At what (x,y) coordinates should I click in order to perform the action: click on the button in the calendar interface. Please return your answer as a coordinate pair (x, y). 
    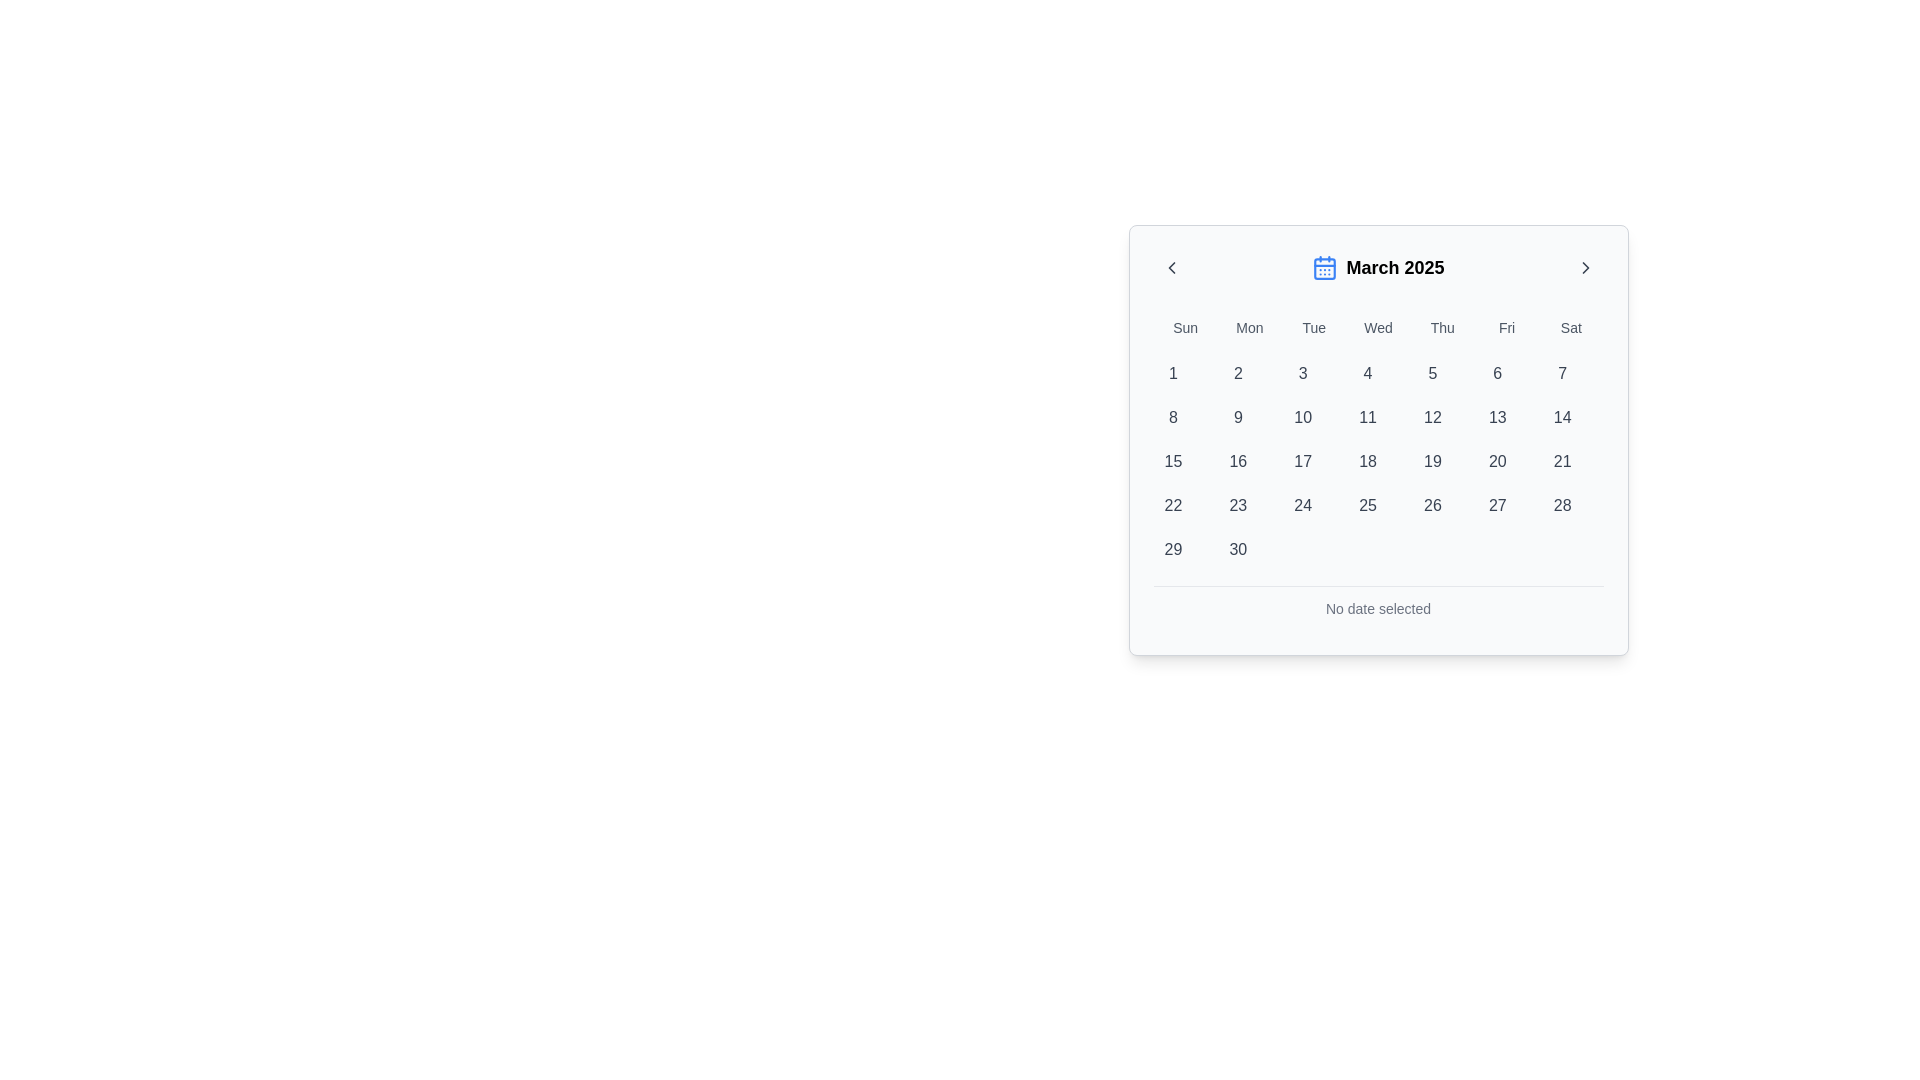
    Looking at the image, I should click on (1497, 462).